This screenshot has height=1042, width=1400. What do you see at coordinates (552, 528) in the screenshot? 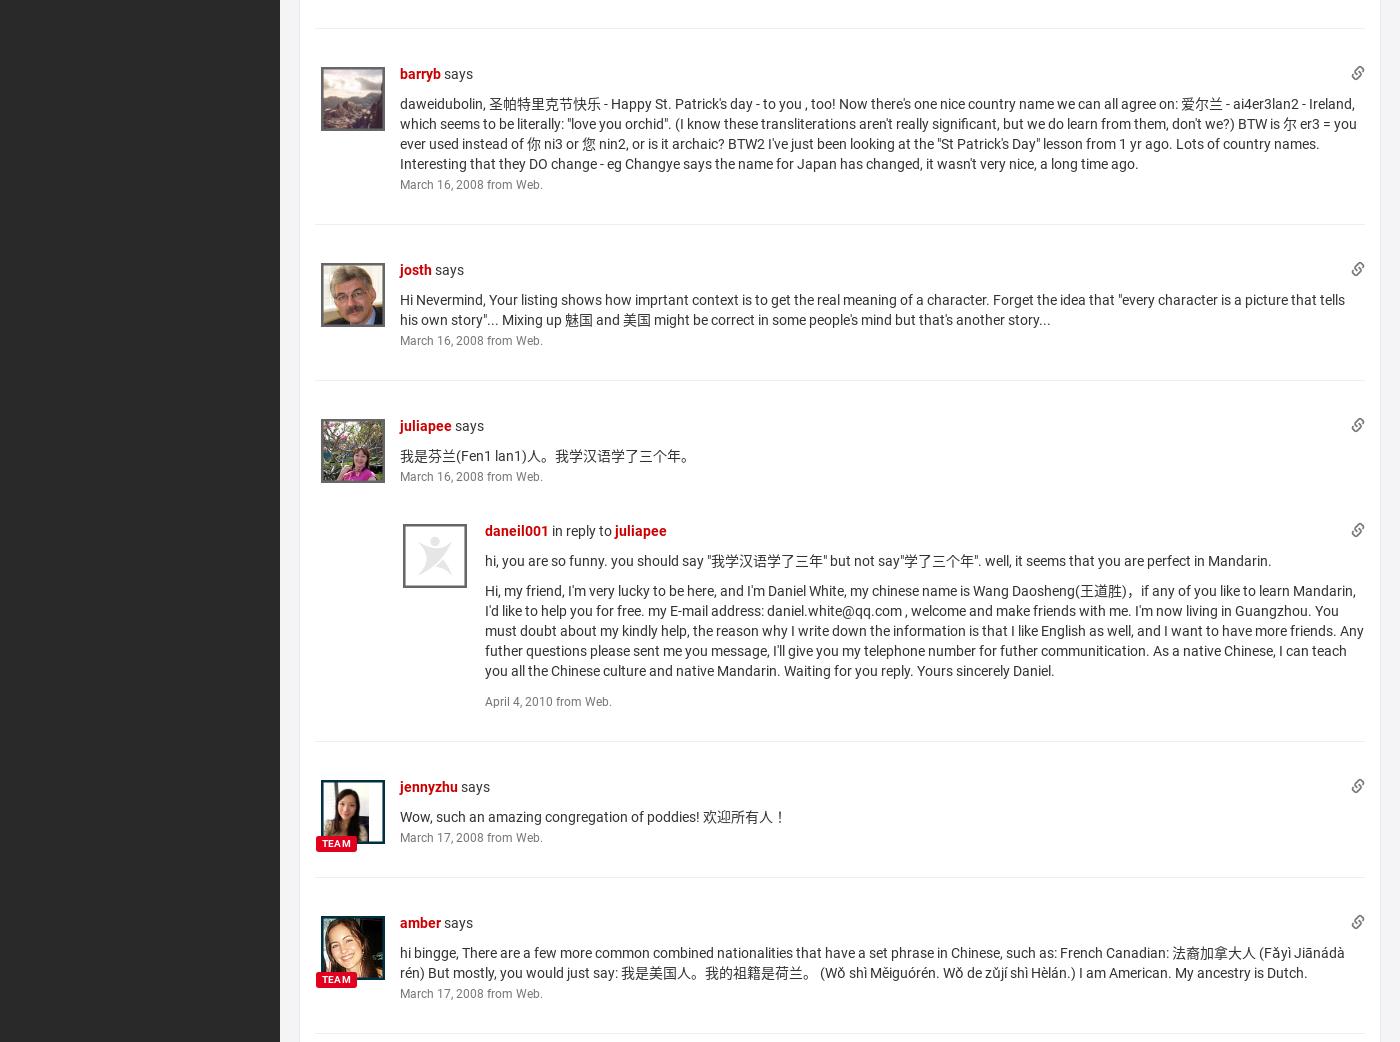
I see `'in reply to'` at bounding box center [552, 528].